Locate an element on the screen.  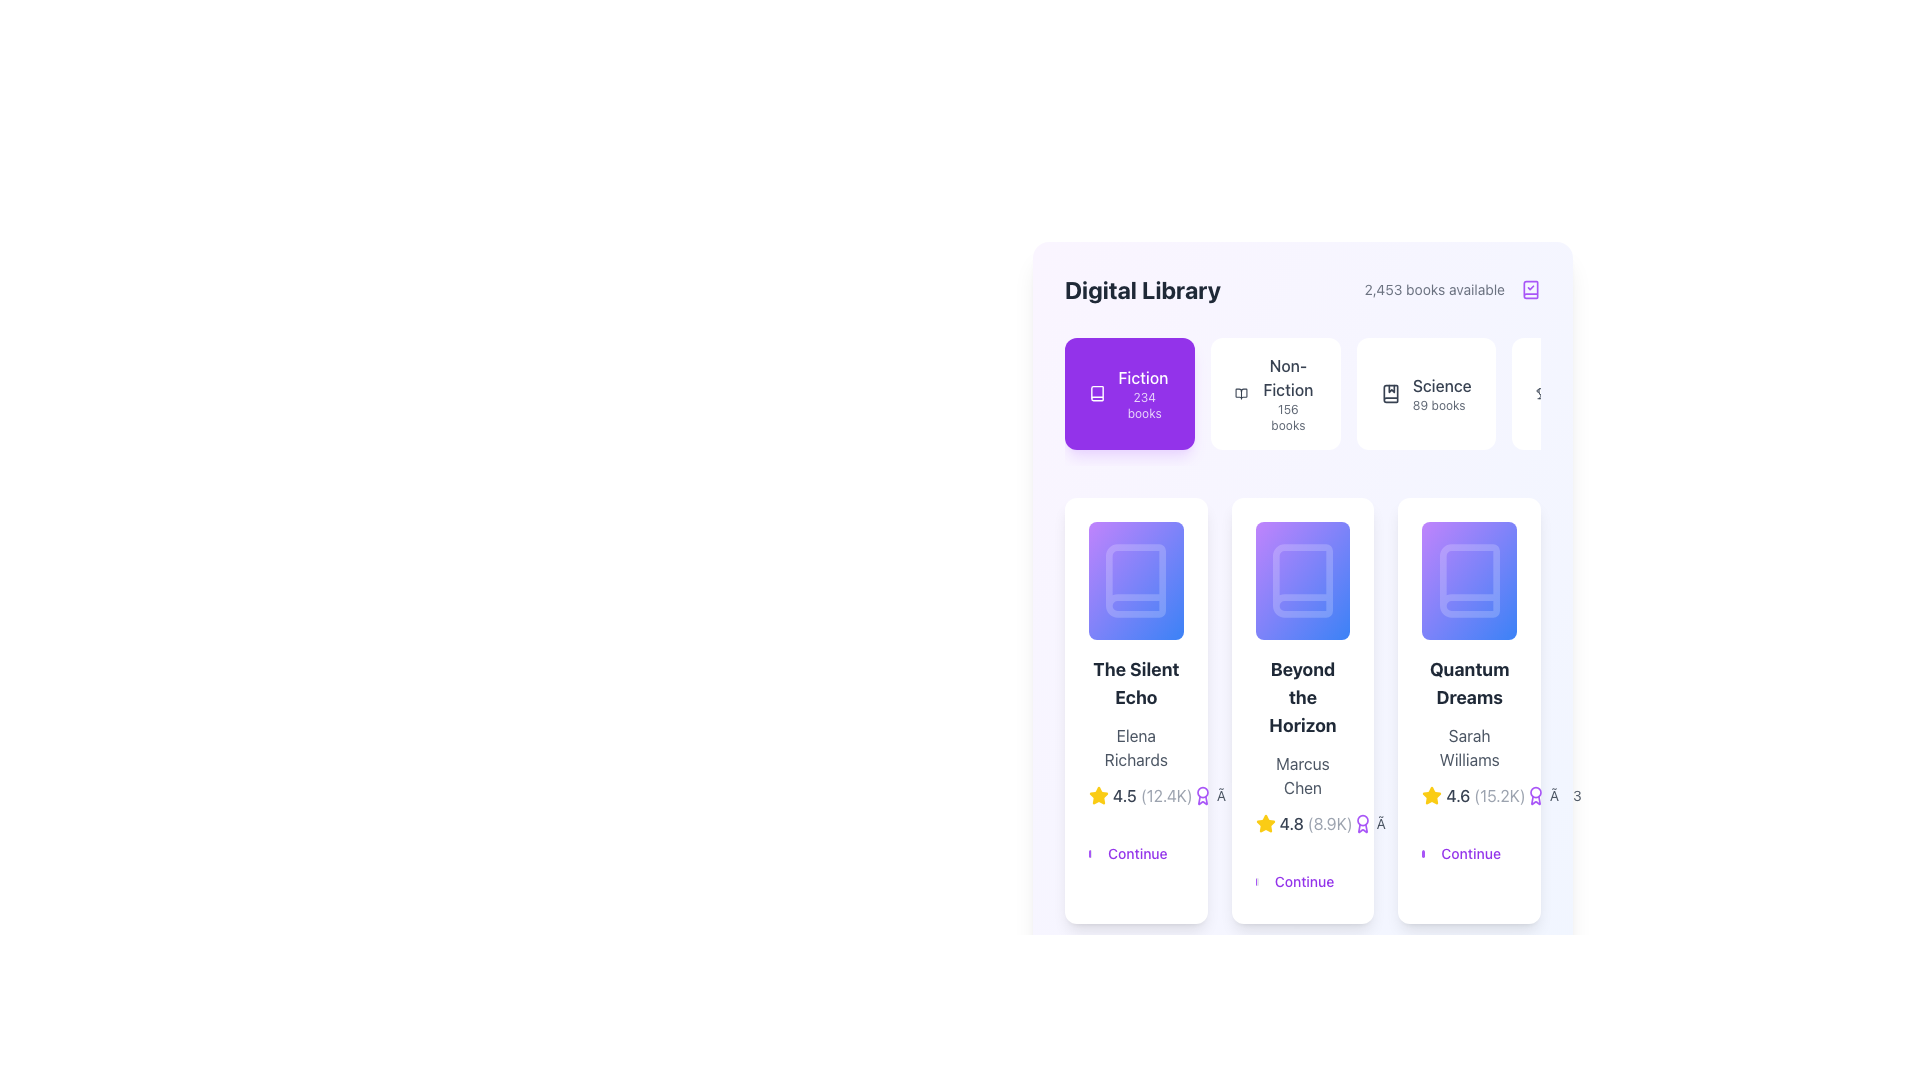
on the text element labeled 'Digital Library' located in the header section of the library interface is located at coordinates (1142, 289).